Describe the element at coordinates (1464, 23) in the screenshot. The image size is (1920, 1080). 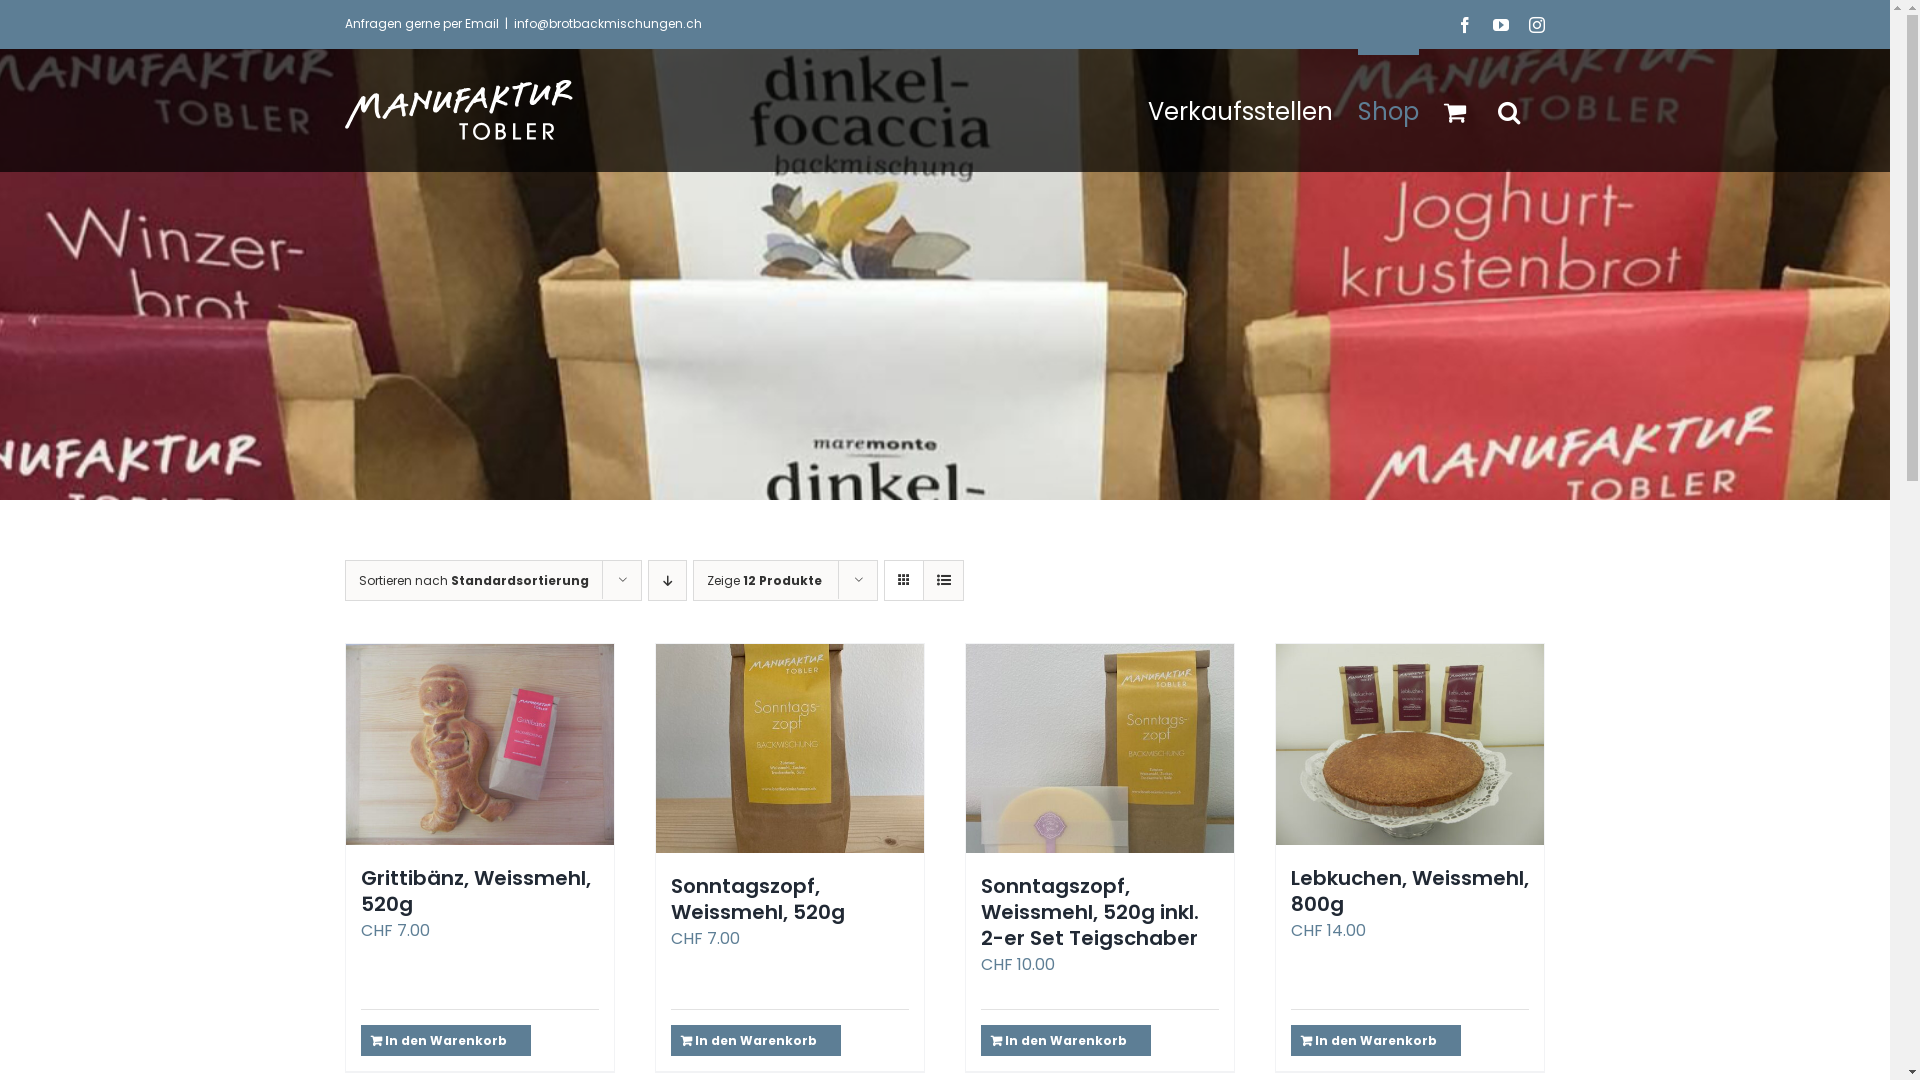
I see `'Facebook'` at that location.